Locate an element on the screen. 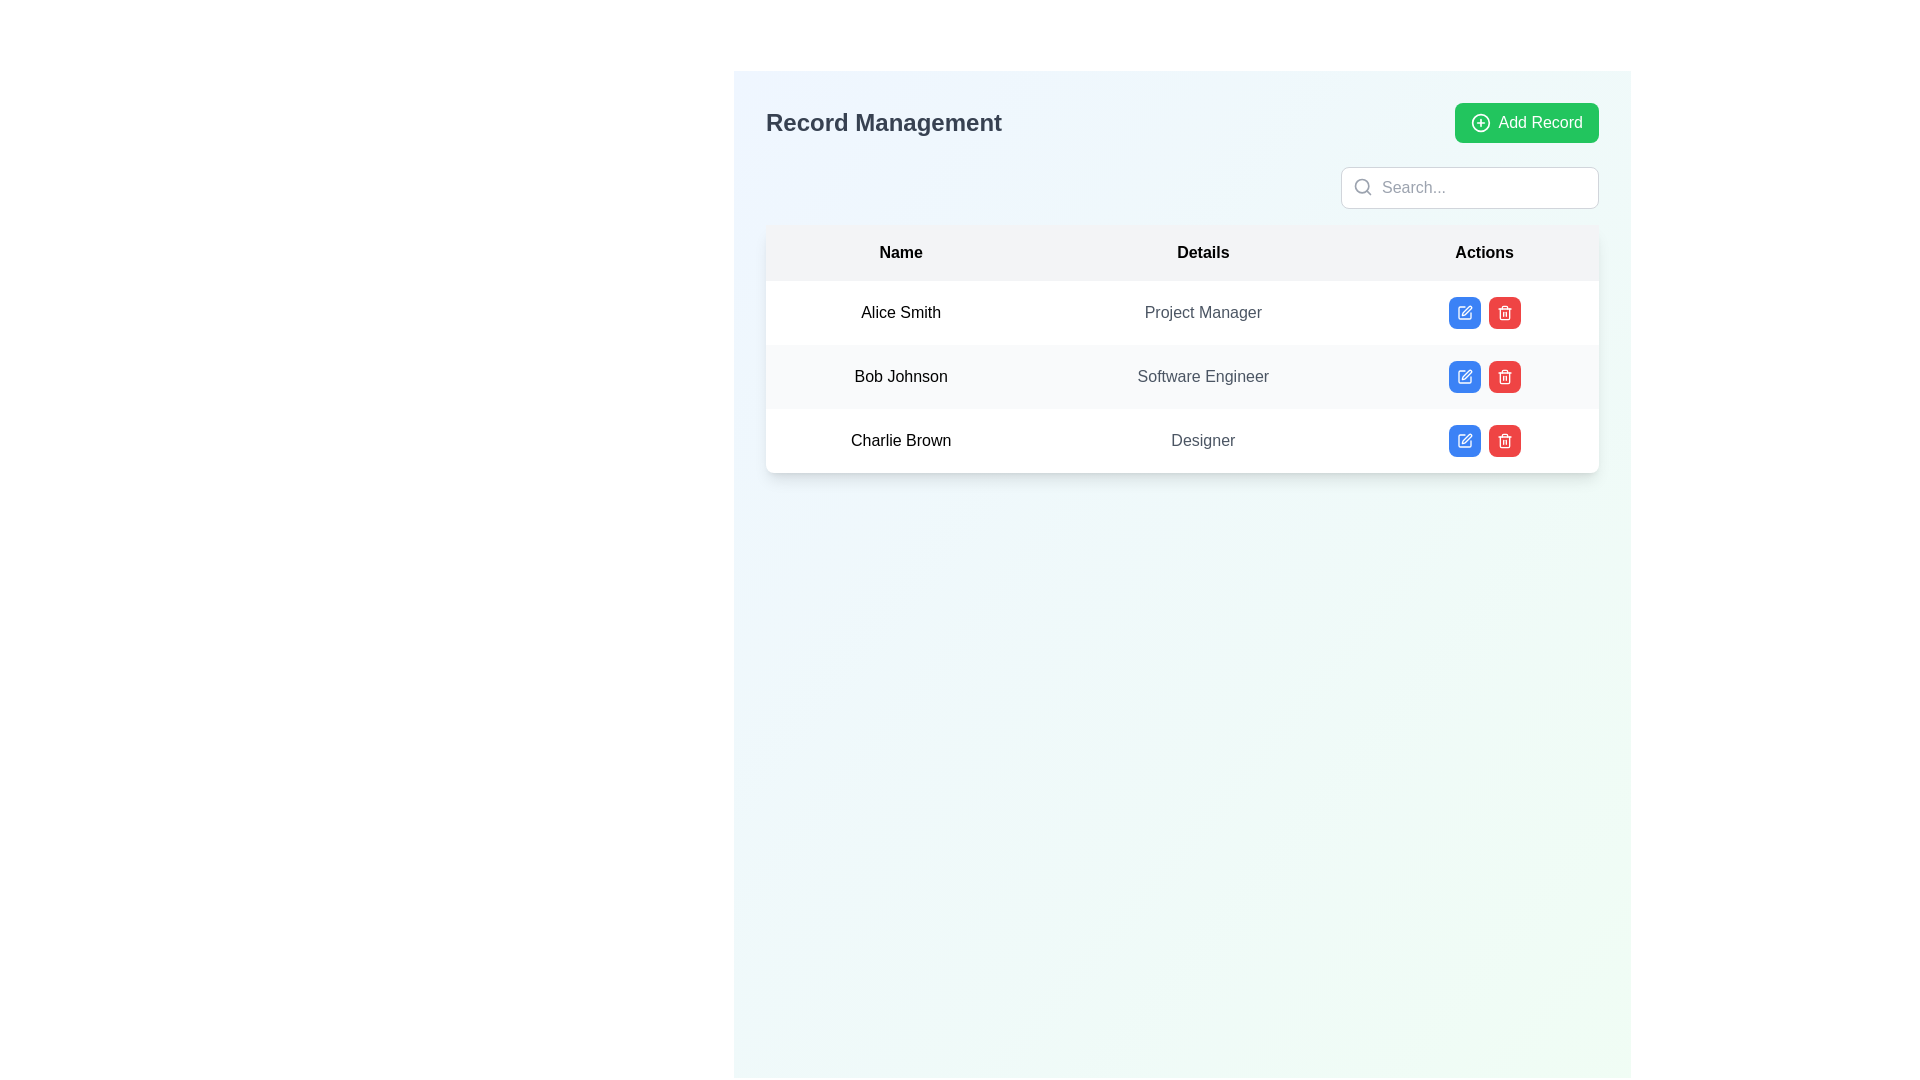  the 'Add Record' button which contains a circular icon with a plus sign in its center, located at the top-right corner of the interface is located at coordinates (1480, 123).